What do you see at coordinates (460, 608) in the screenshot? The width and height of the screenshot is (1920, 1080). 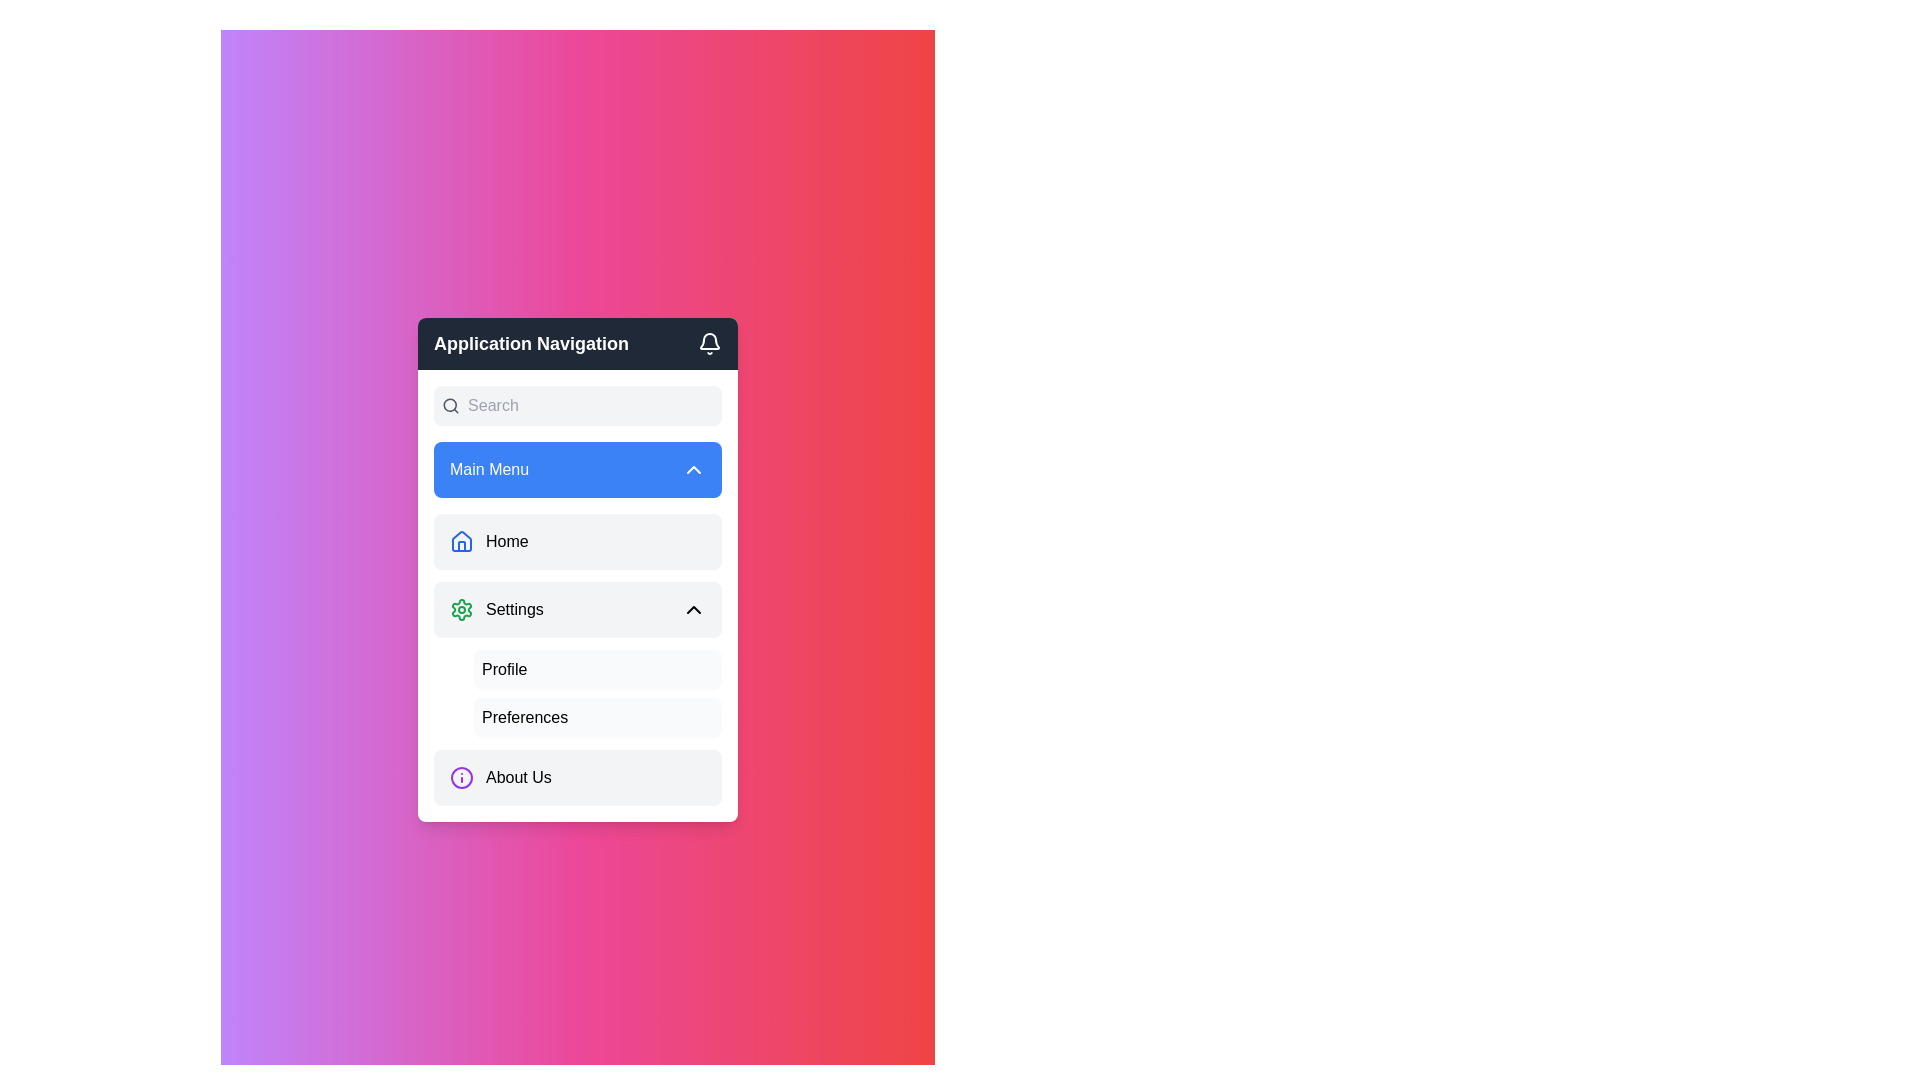 I see `the gear-like settings icon, which is styled with a green outline and located within the SVG representing the settings option in the menu, next to the 'Settings' text button` at bounding box center [460, 608].